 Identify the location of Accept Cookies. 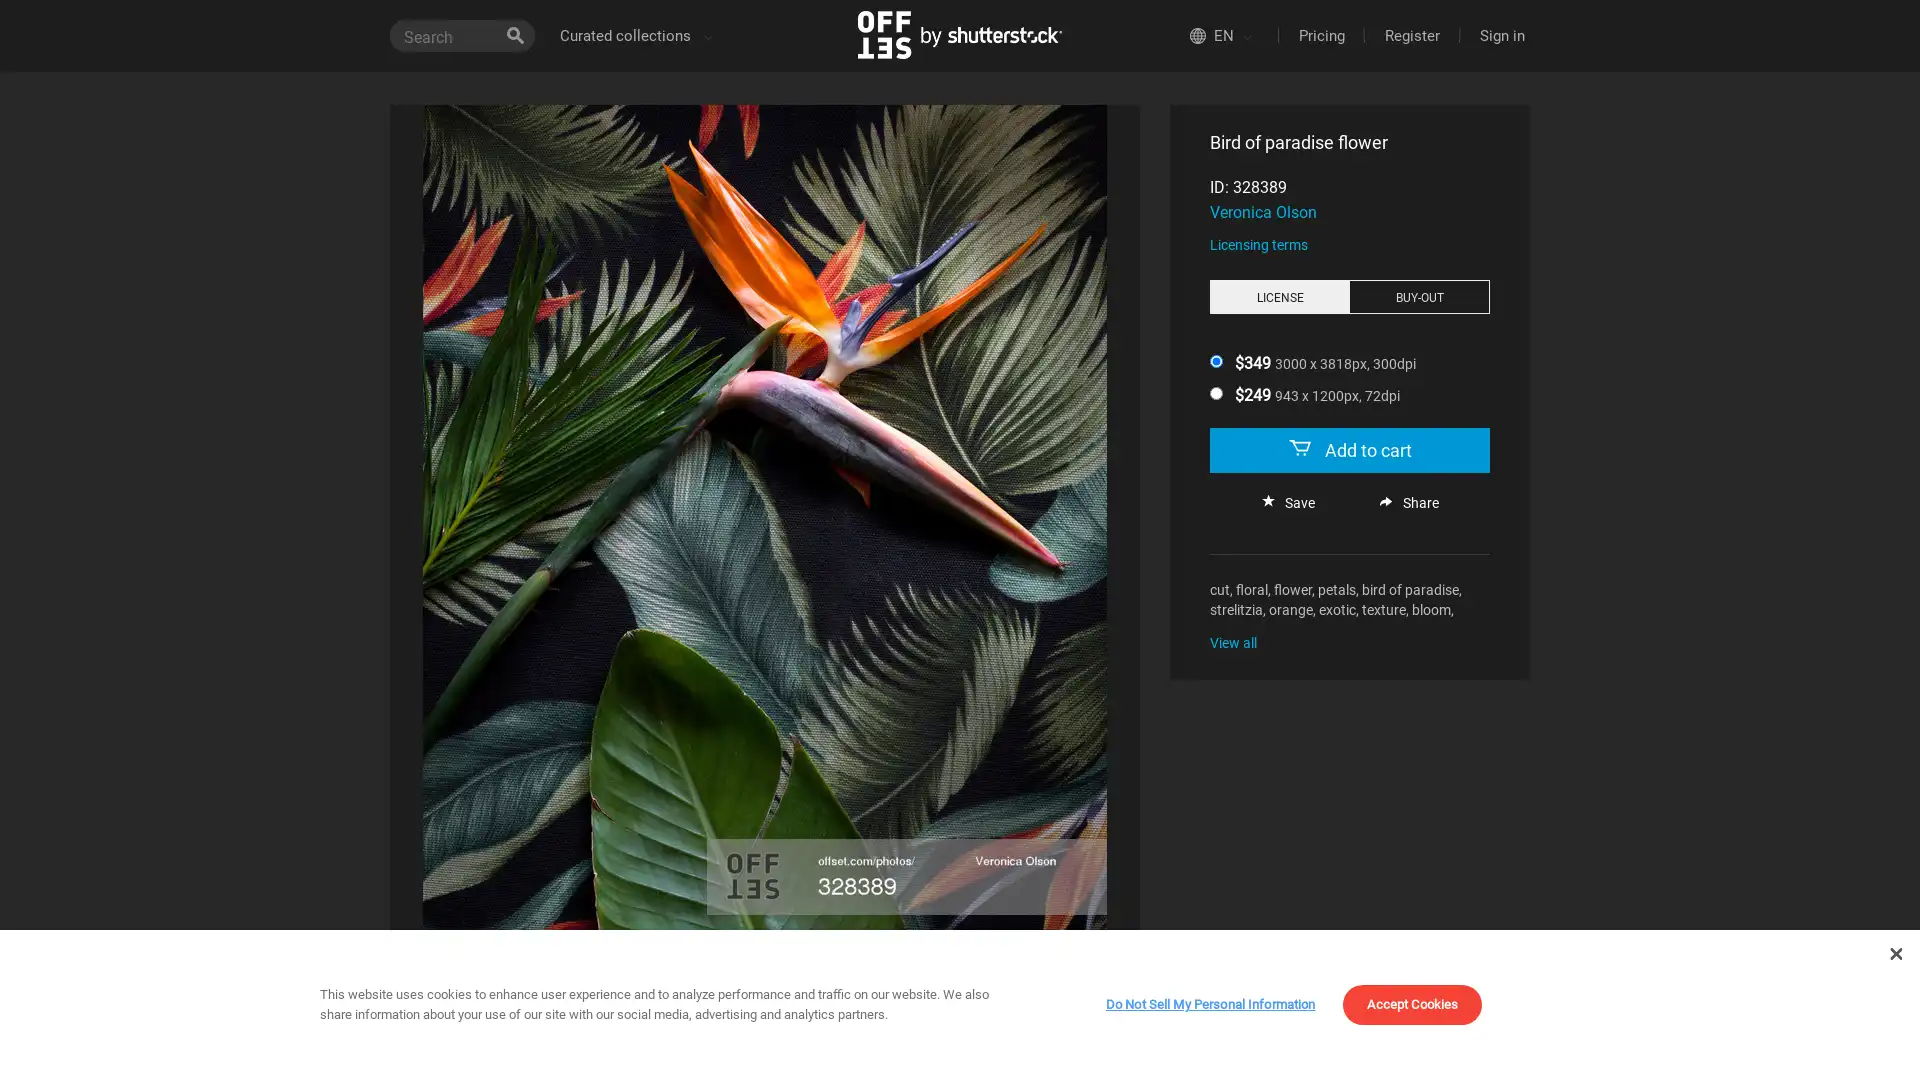
(1203, 1051).